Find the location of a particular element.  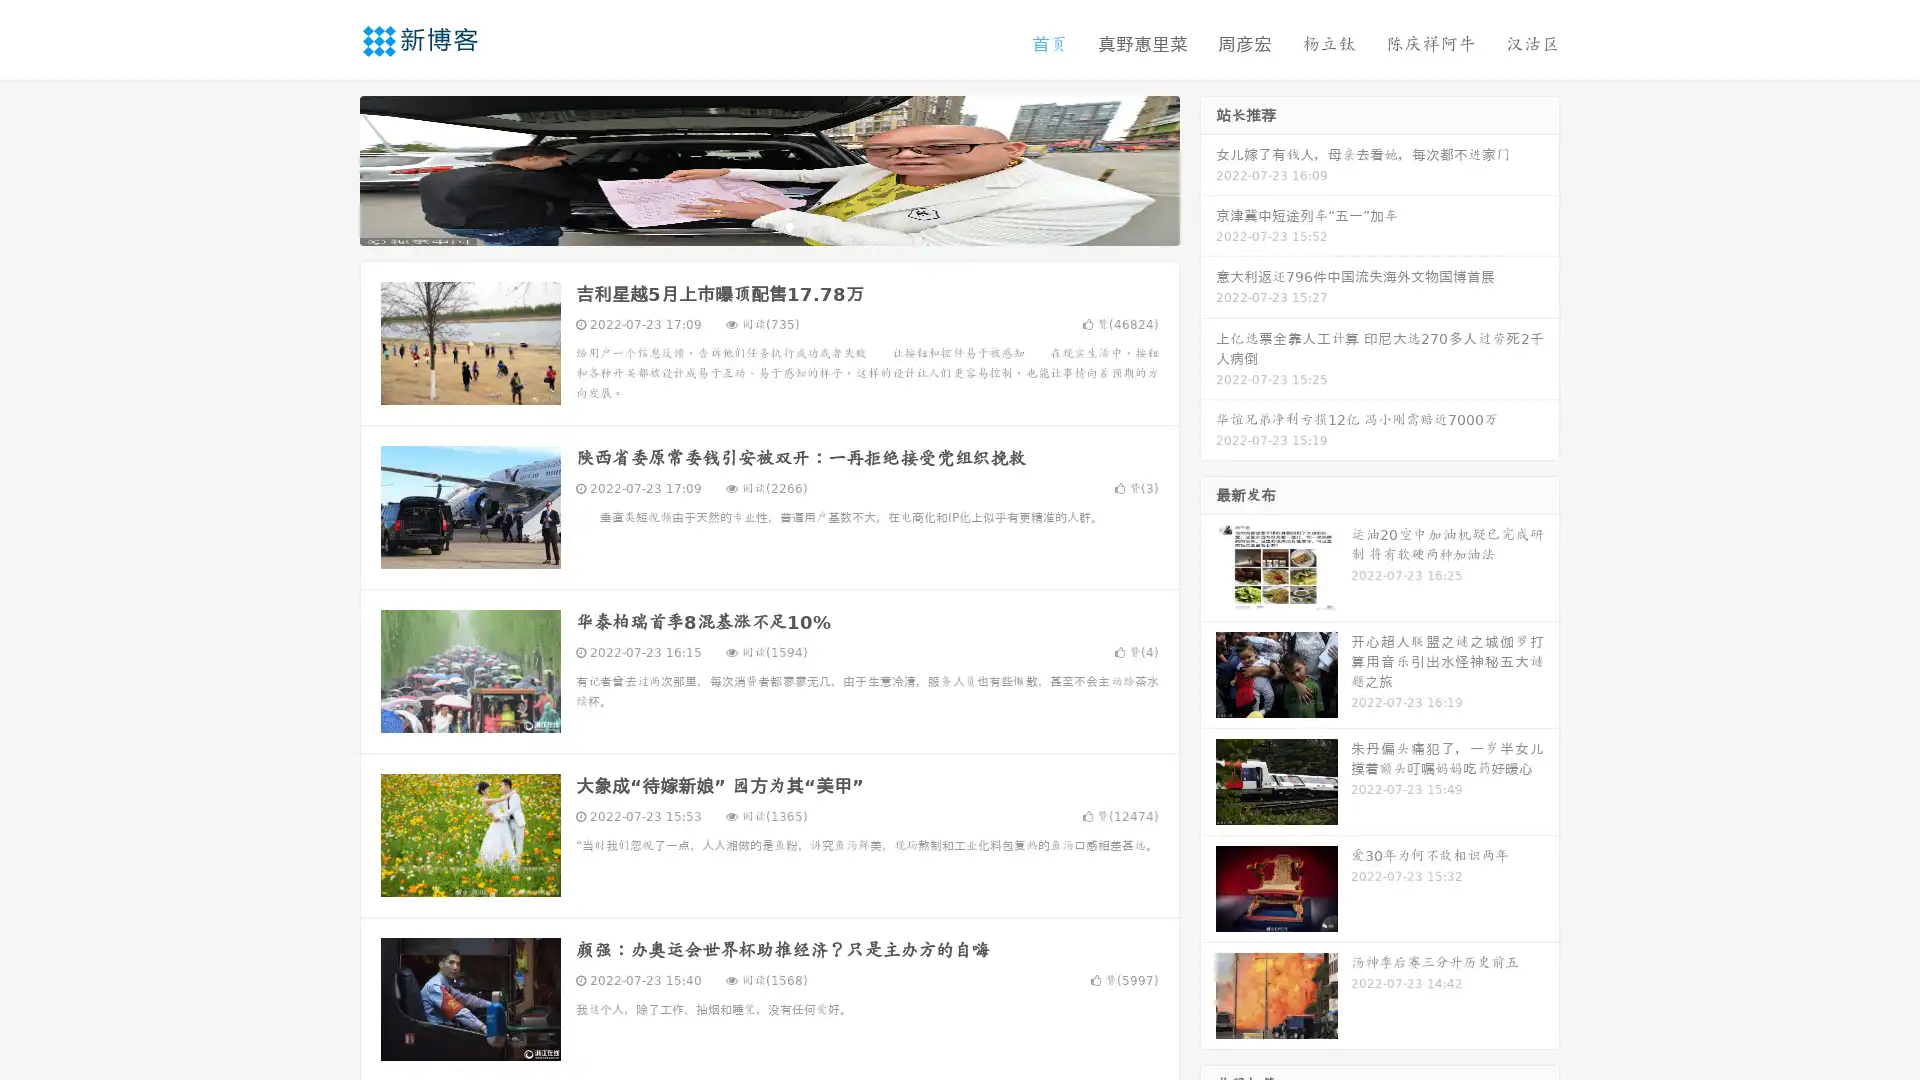

Previous slide is located at coordinates (330, 168).